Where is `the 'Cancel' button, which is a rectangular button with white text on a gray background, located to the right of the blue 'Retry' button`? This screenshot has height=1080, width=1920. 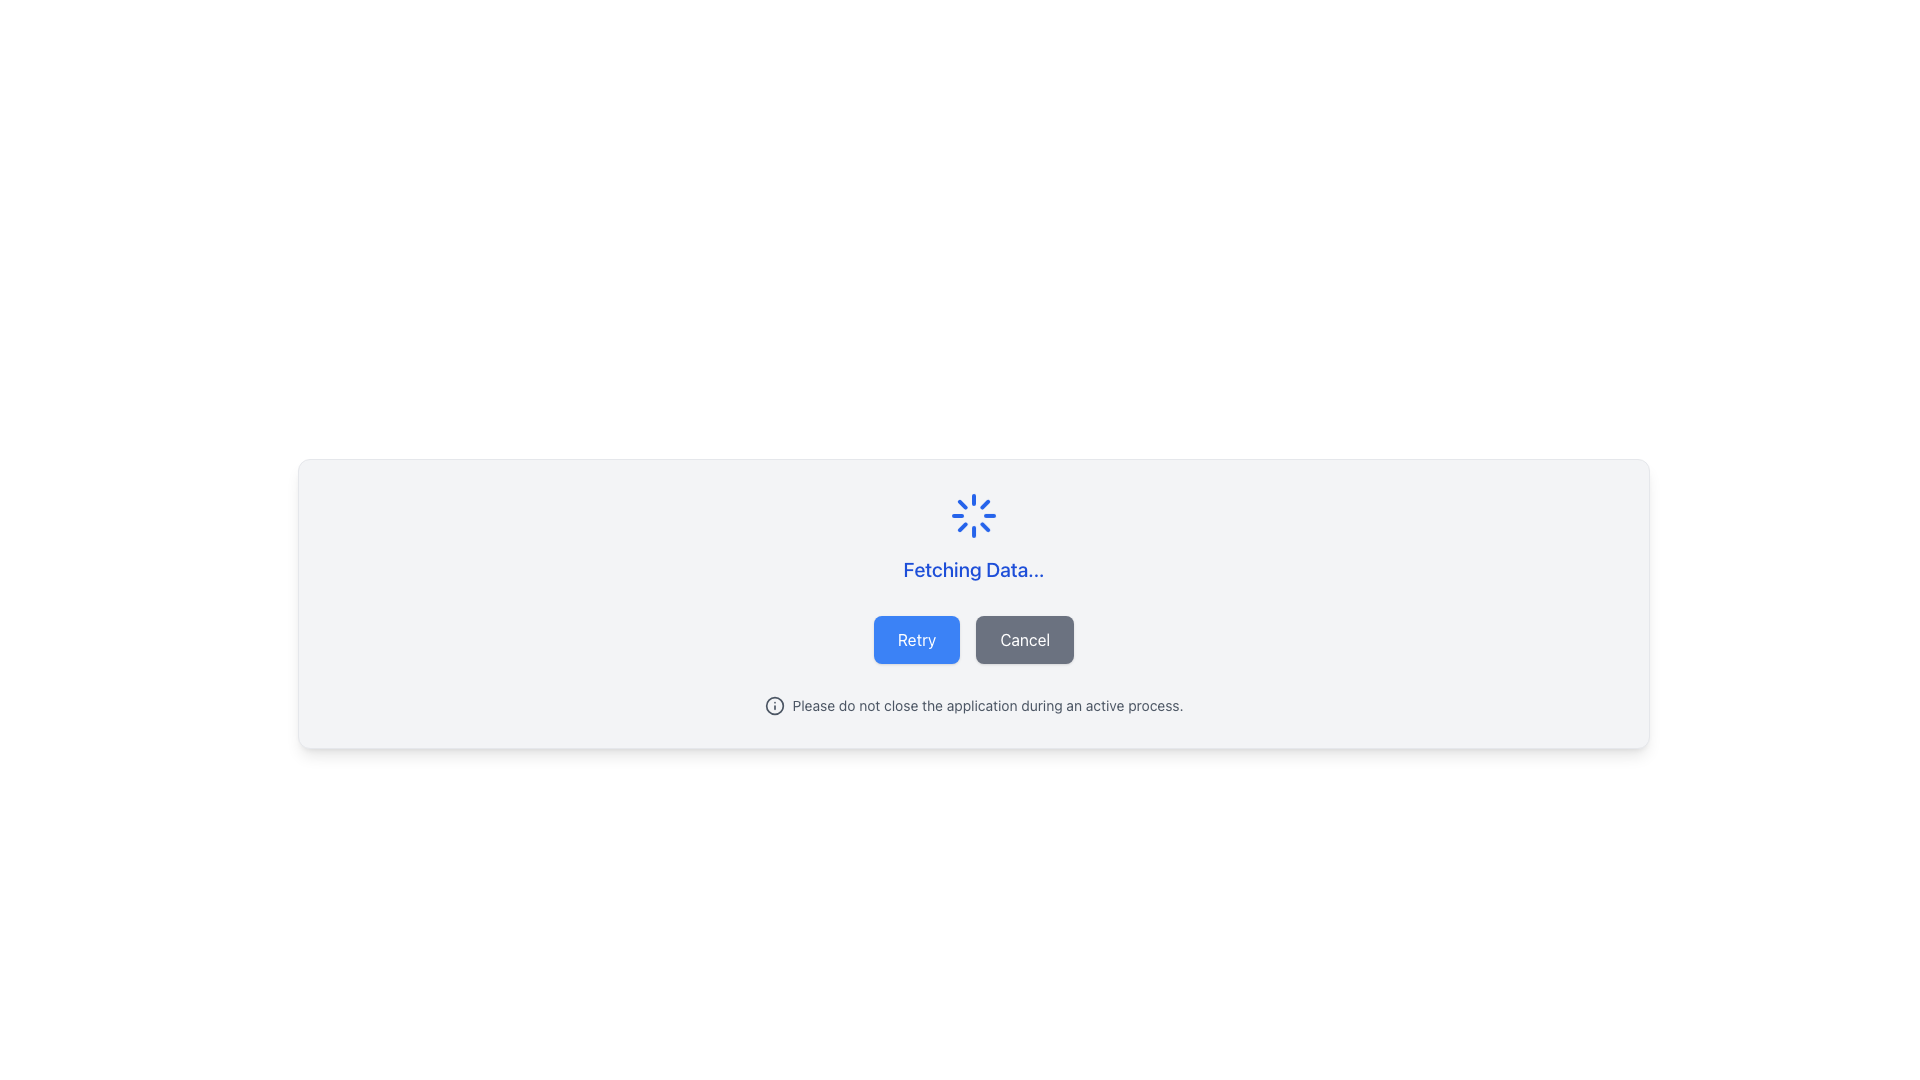 the 'Cancel' button, which is a rectangular button with white text on a gray background, located to the right of the blue 'Retry' button is located at coordinates (1025, 640).